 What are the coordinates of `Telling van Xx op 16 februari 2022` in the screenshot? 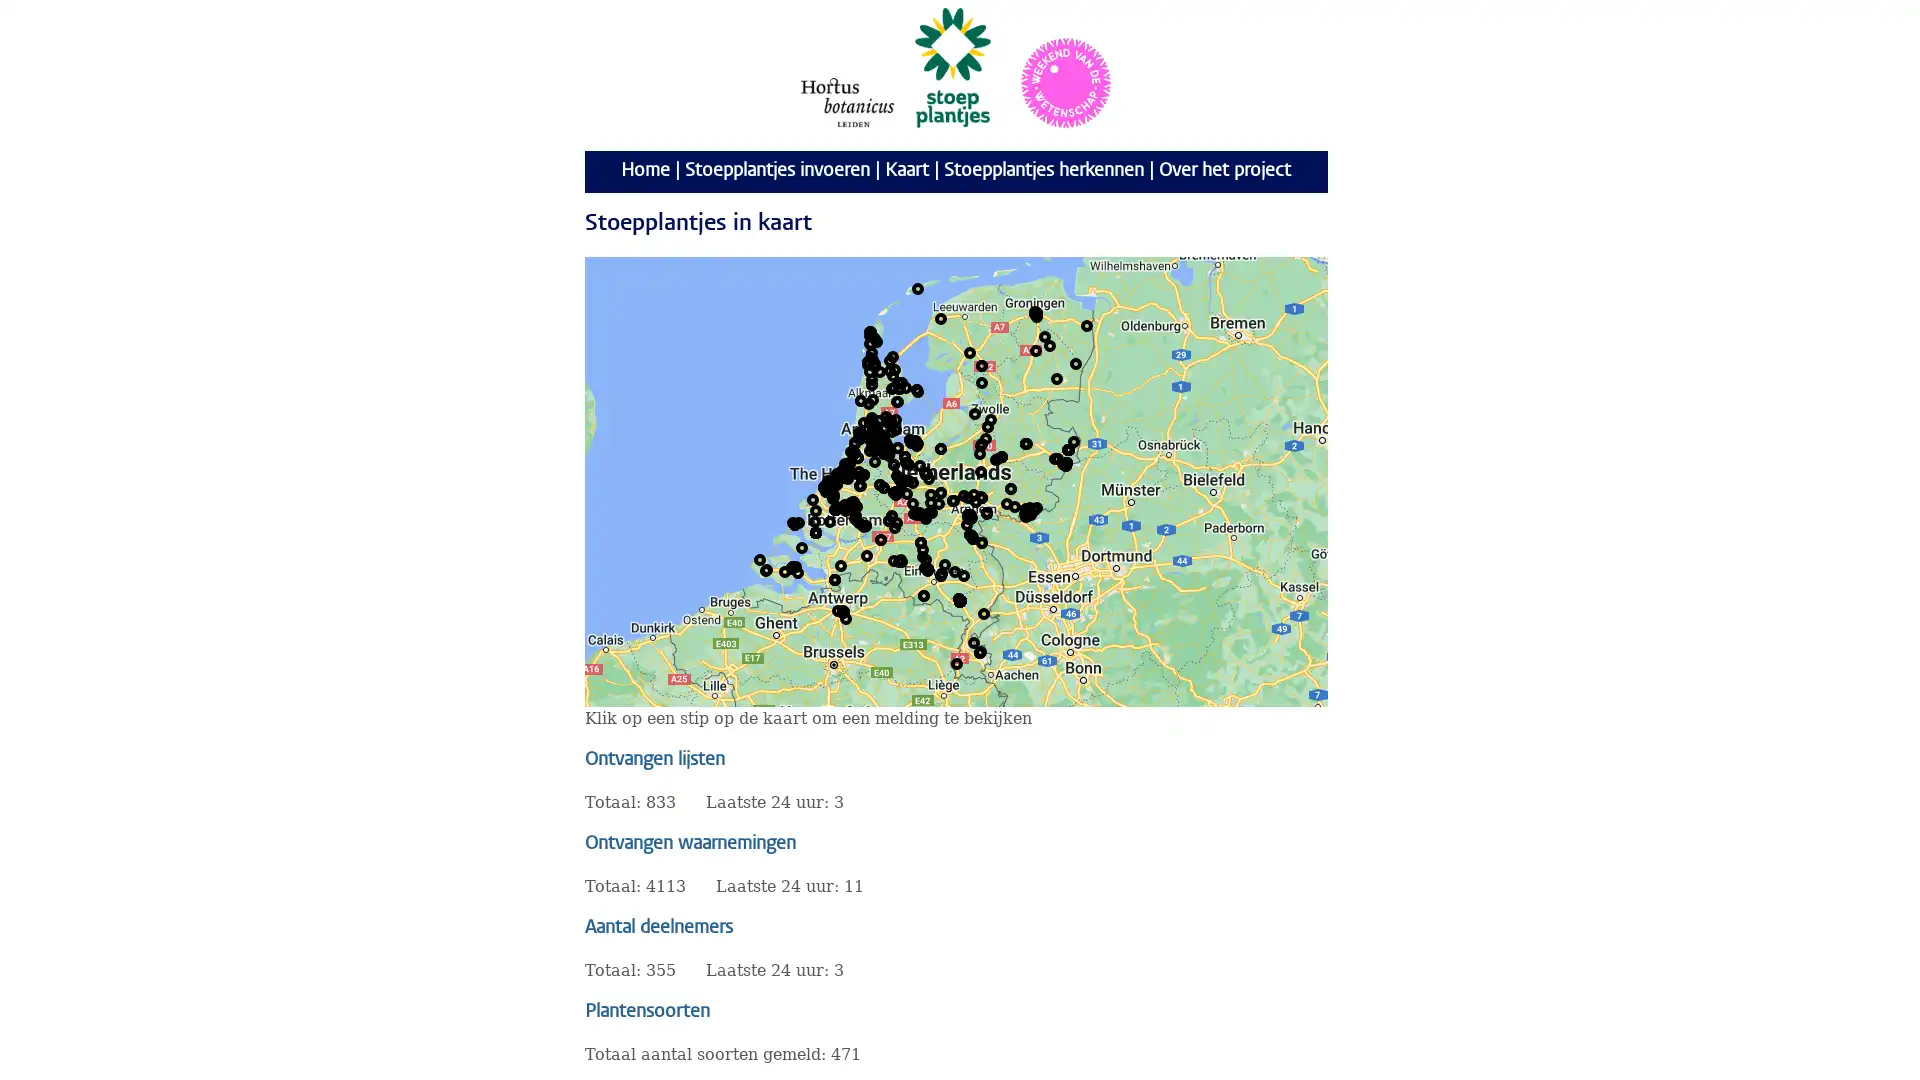 It's located at (926, 567).